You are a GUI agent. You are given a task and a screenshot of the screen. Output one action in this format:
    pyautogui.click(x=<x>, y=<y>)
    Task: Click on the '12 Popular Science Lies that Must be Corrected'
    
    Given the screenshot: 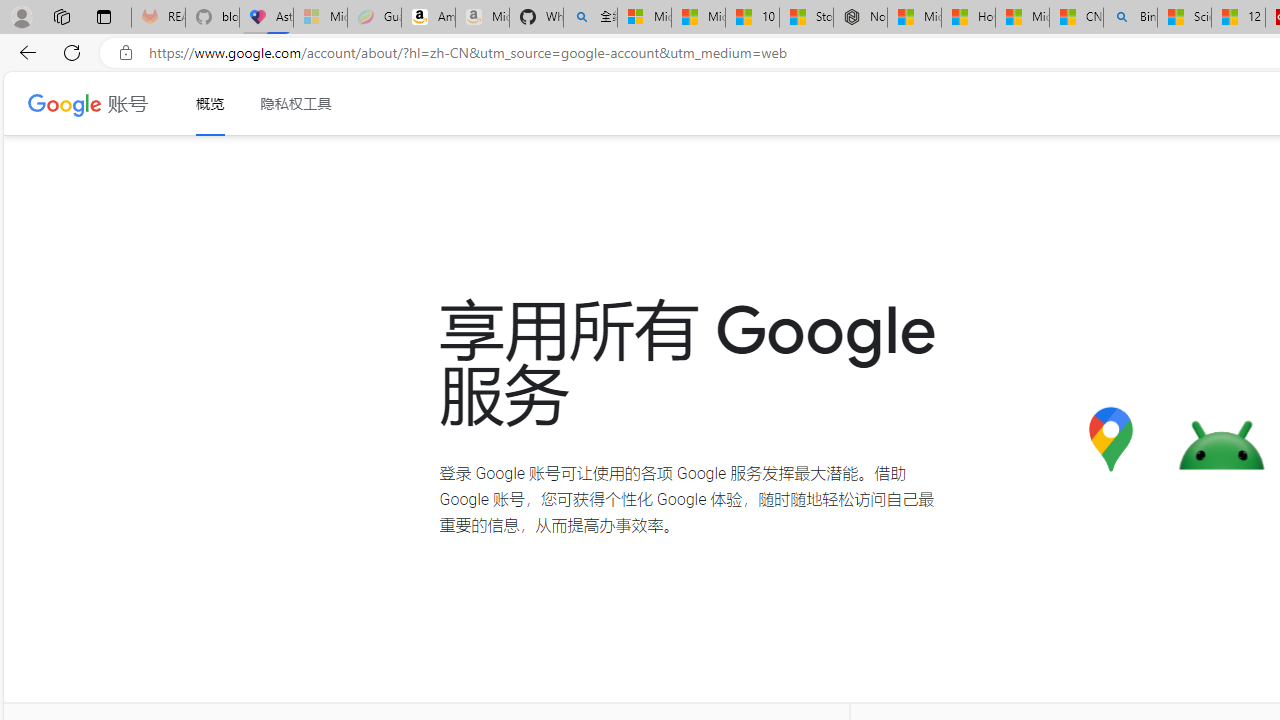 What is the action you would take?
    pyautogui.click(x=1237, y=17)
    